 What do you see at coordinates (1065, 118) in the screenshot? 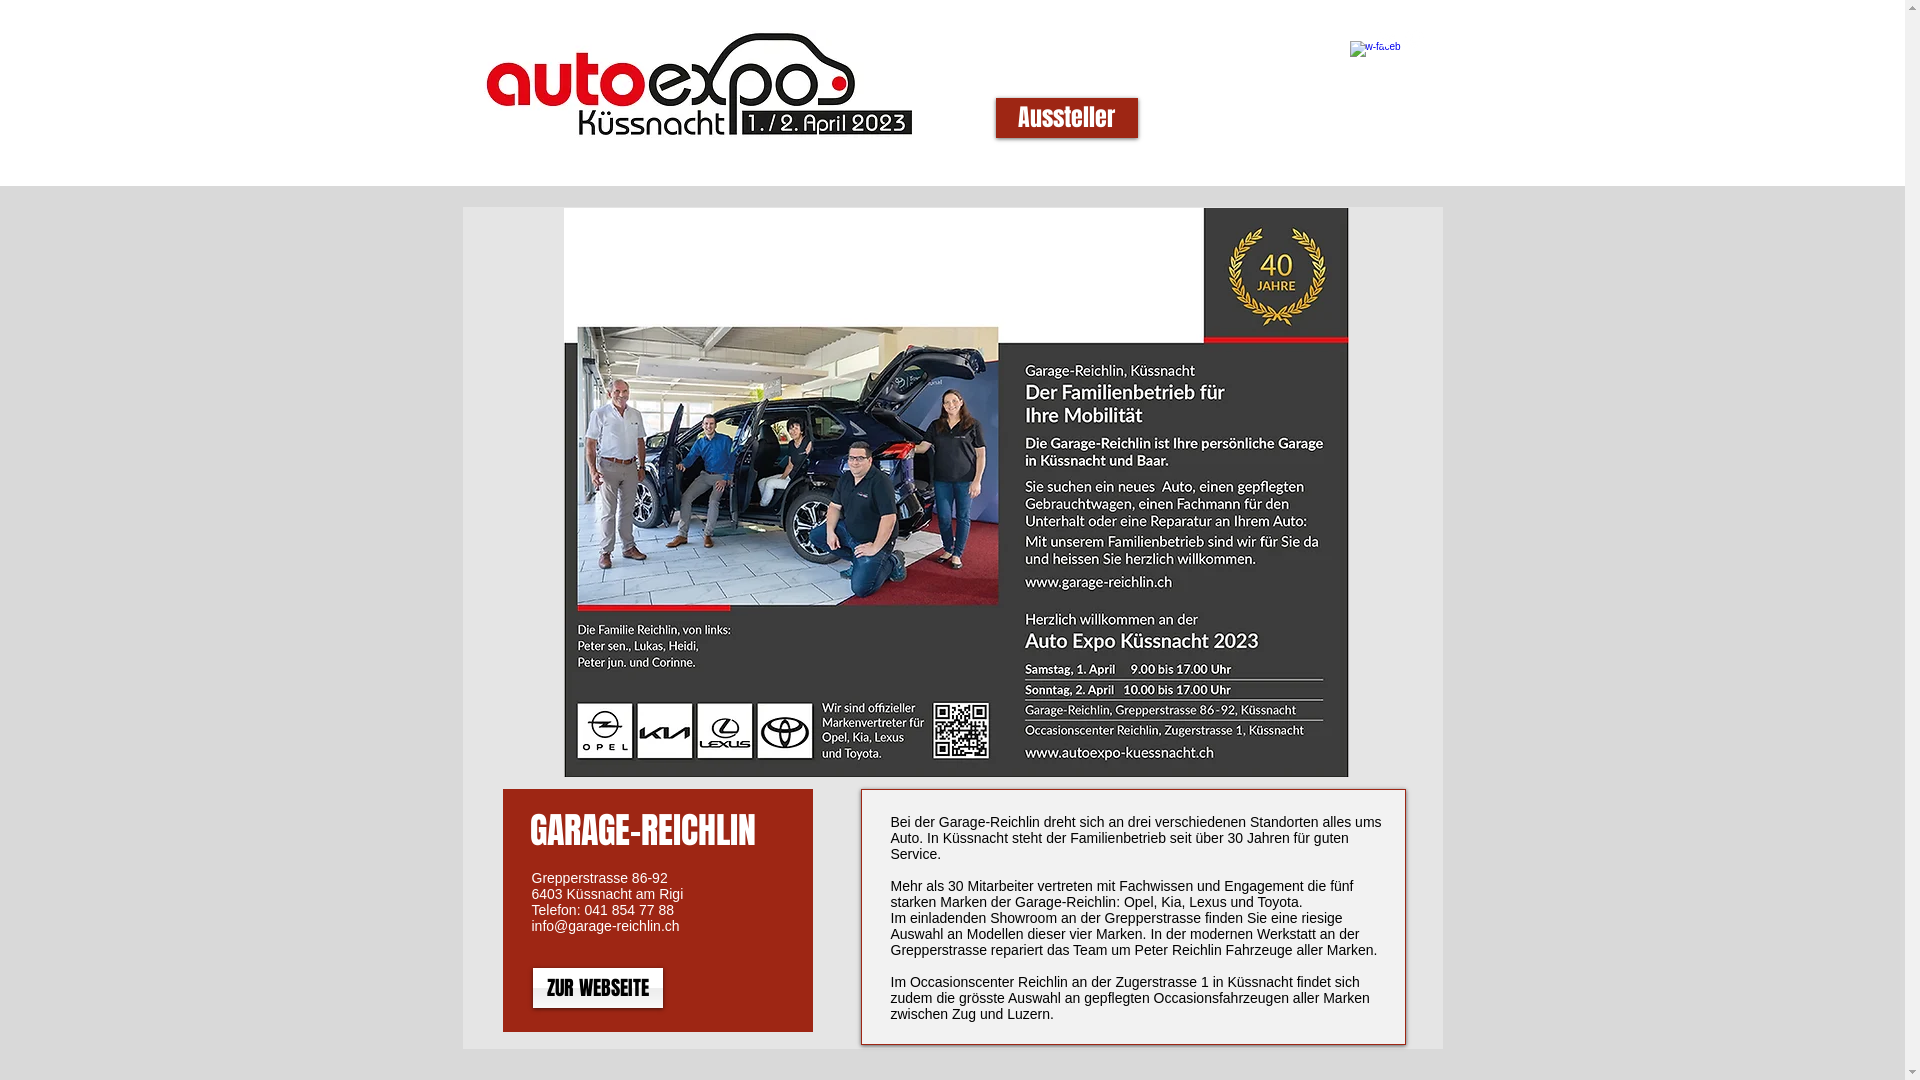
I see `'Aussteller'` at bounding box center [1065, 118].